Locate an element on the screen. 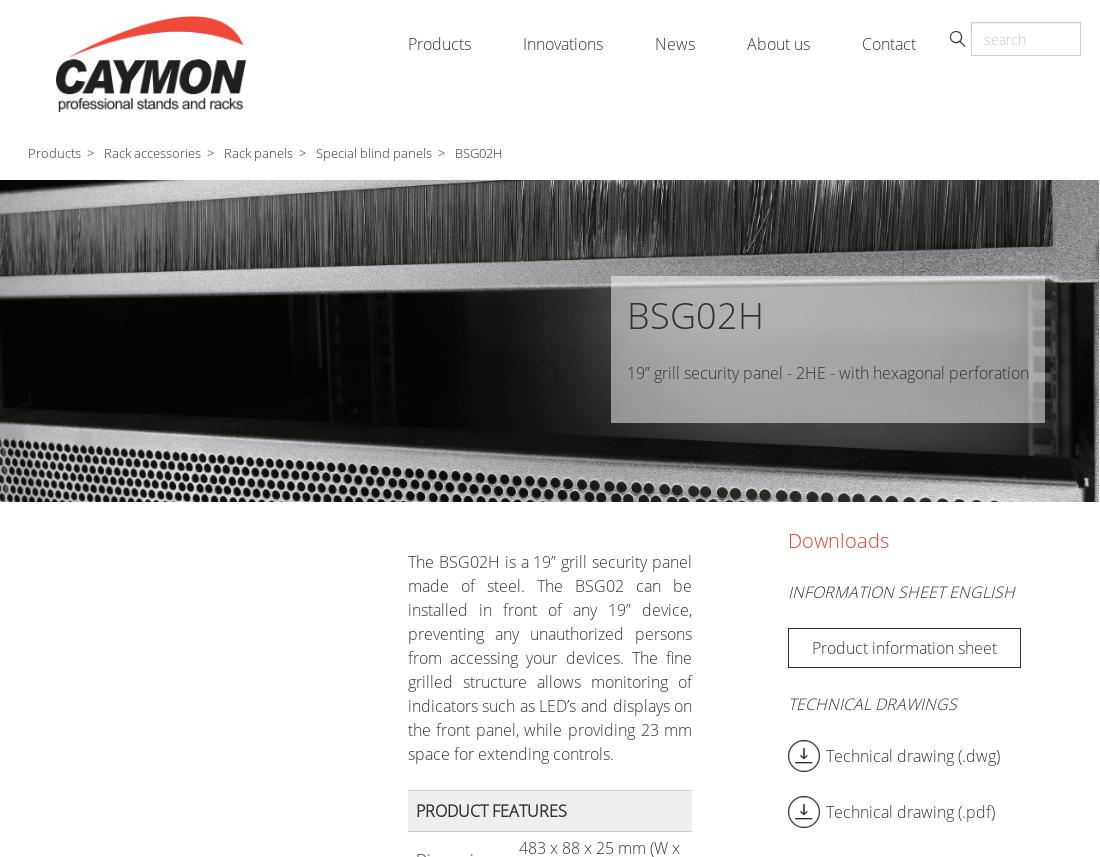 This screenshot has height=857, width=1100. 'Technical drawings' is located at coordinates (871, 704).